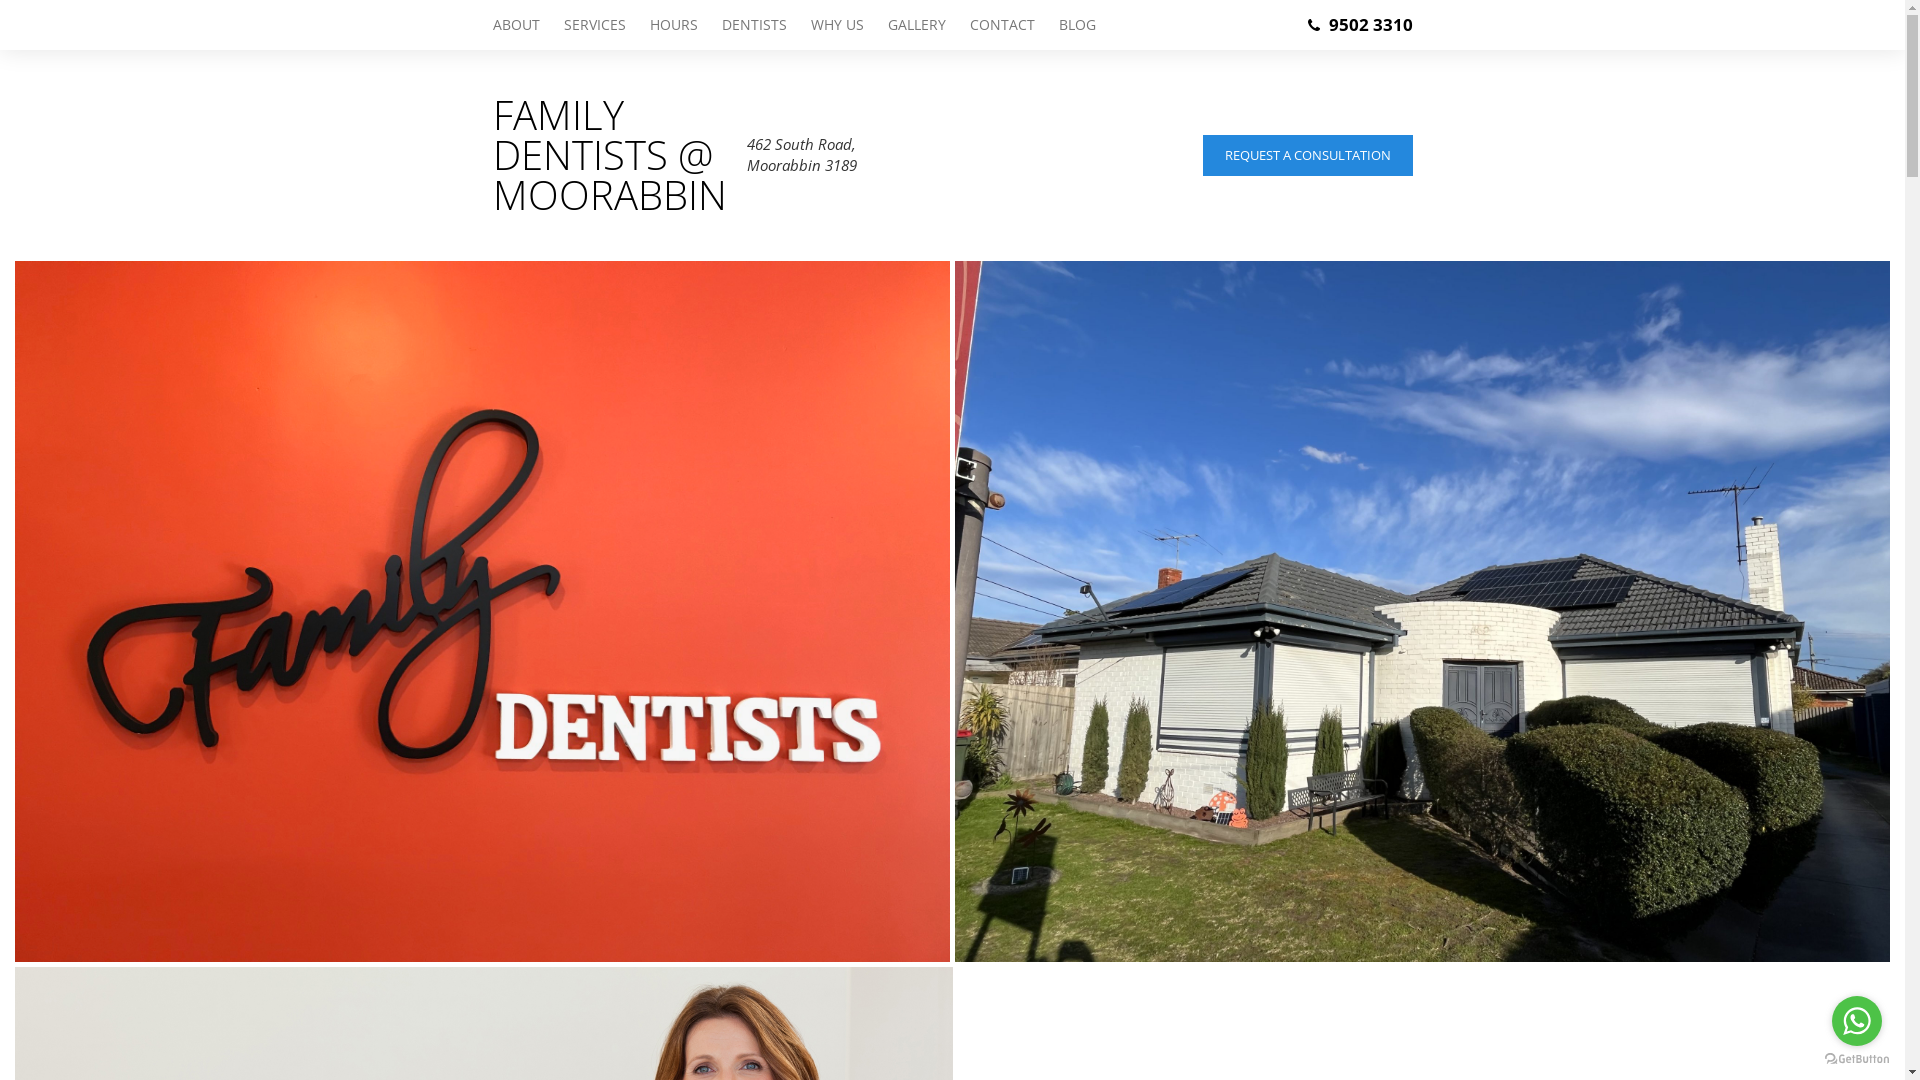  What do you see at coordinates (491, 153) in the screenshot?
I see `'FAMILY DENTISTS @ MOORABBIN'` at bounding box center [491, 153].